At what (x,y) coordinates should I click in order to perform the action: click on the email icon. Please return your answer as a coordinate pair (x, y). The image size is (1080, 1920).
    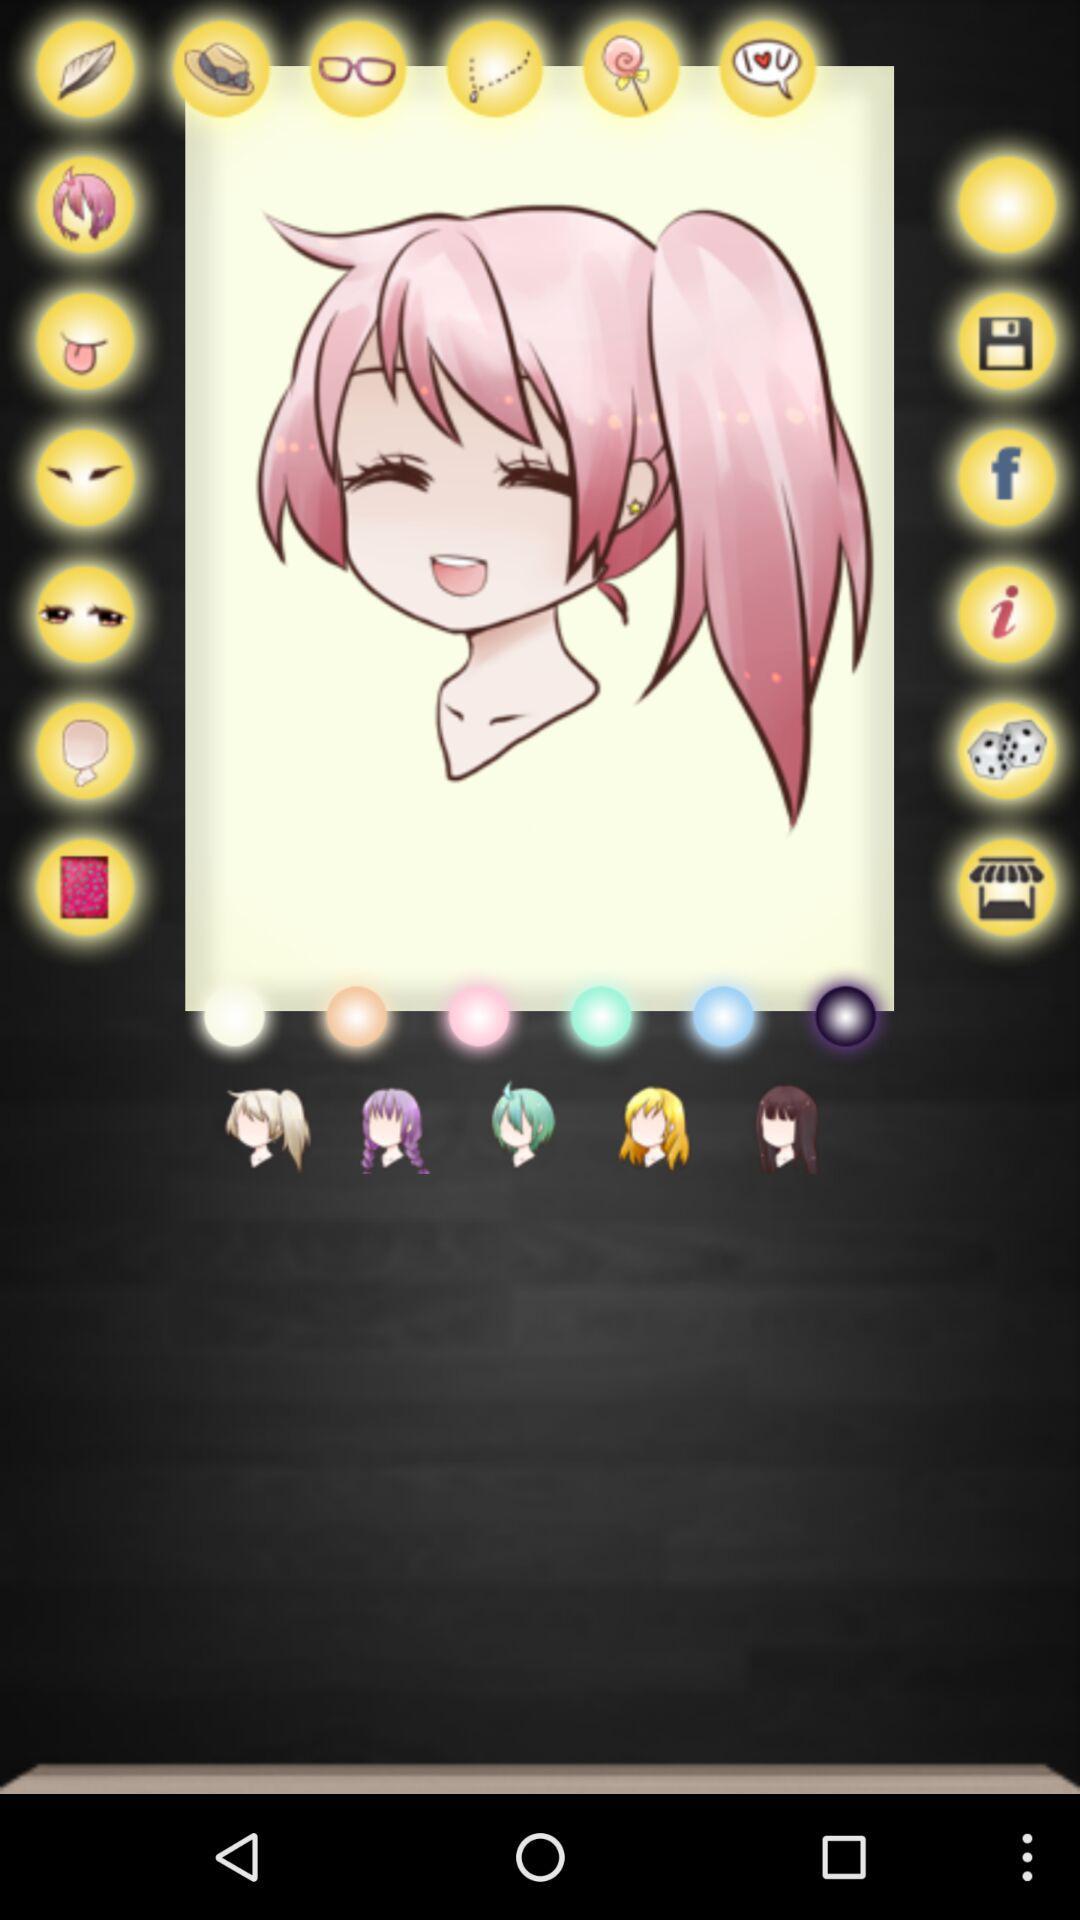
    Looking at the image, I should click on (83, 511).